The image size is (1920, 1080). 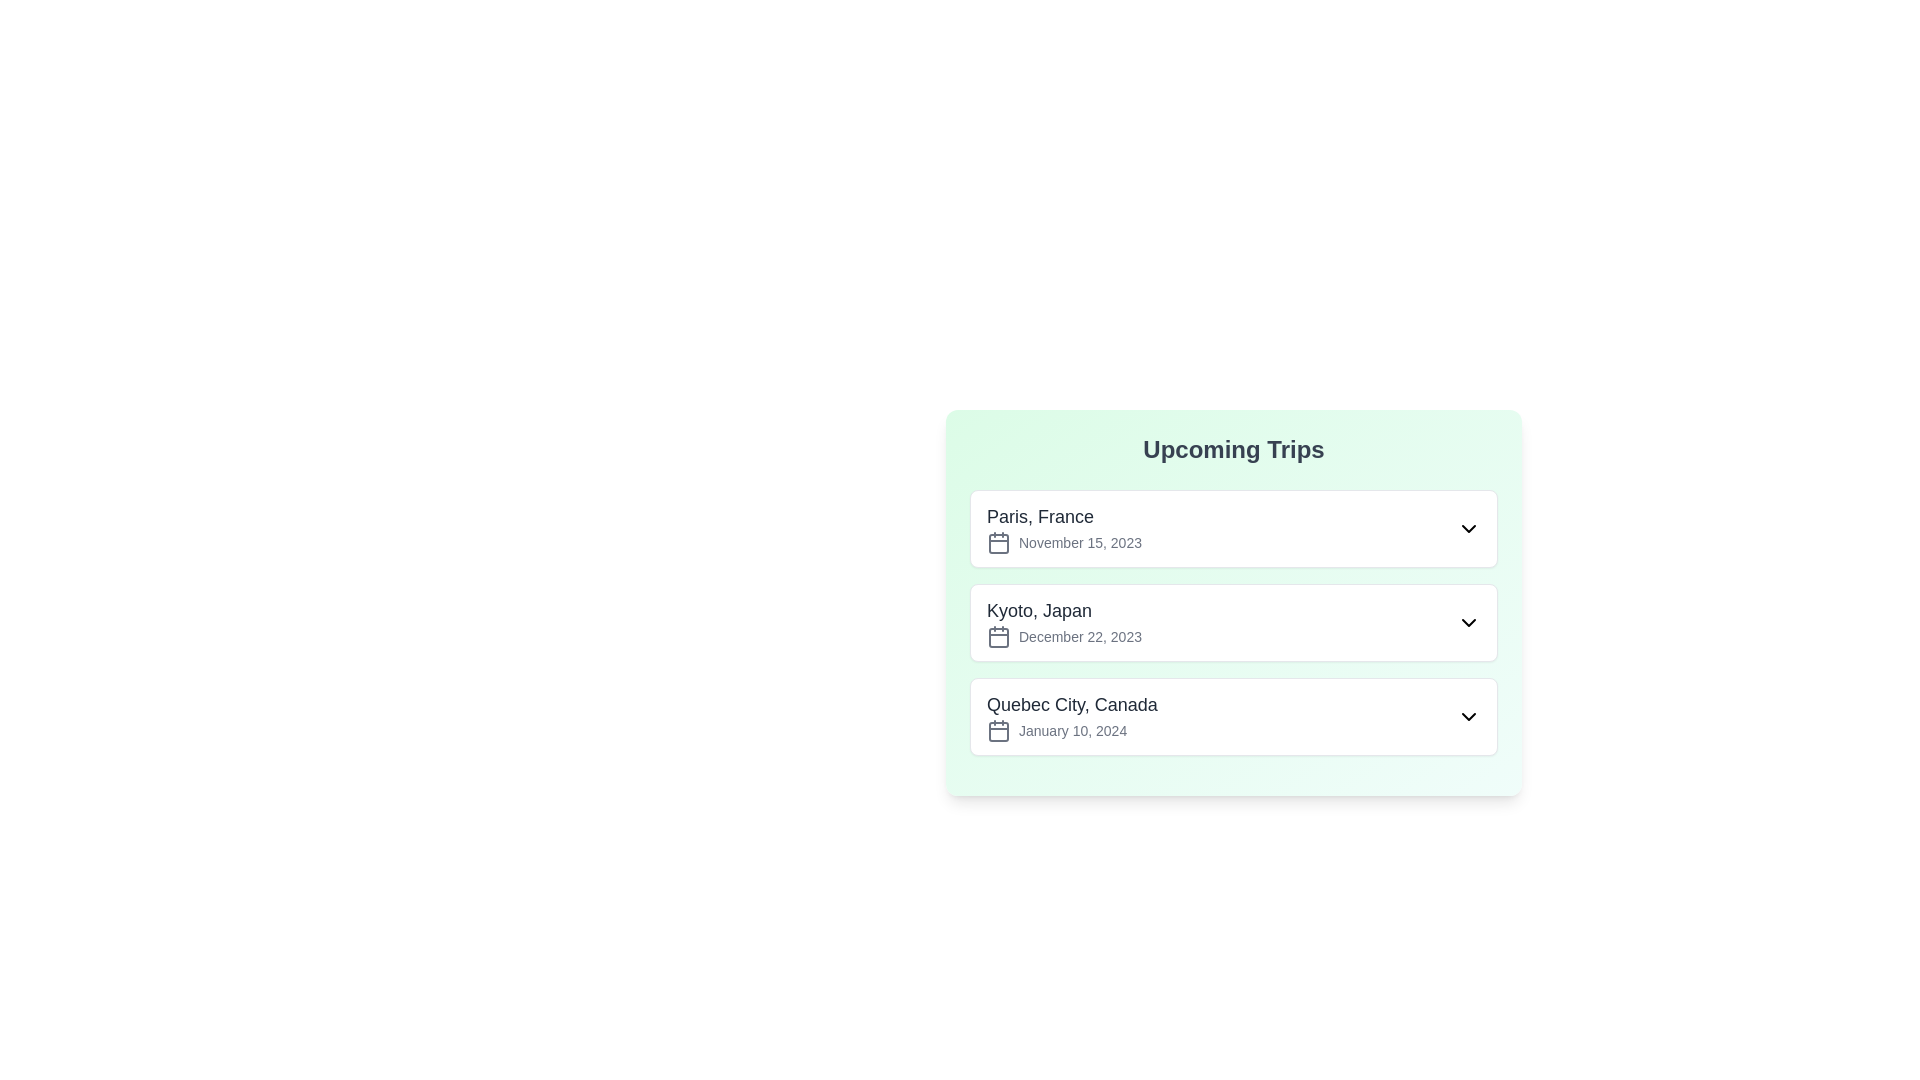 I want to click on the downward-facing chevron icon located to the far right of the 'Quebec City, Canada January 10, 2024' box in the 'Upcoming Trips' list, so click(x=1468, y=716).